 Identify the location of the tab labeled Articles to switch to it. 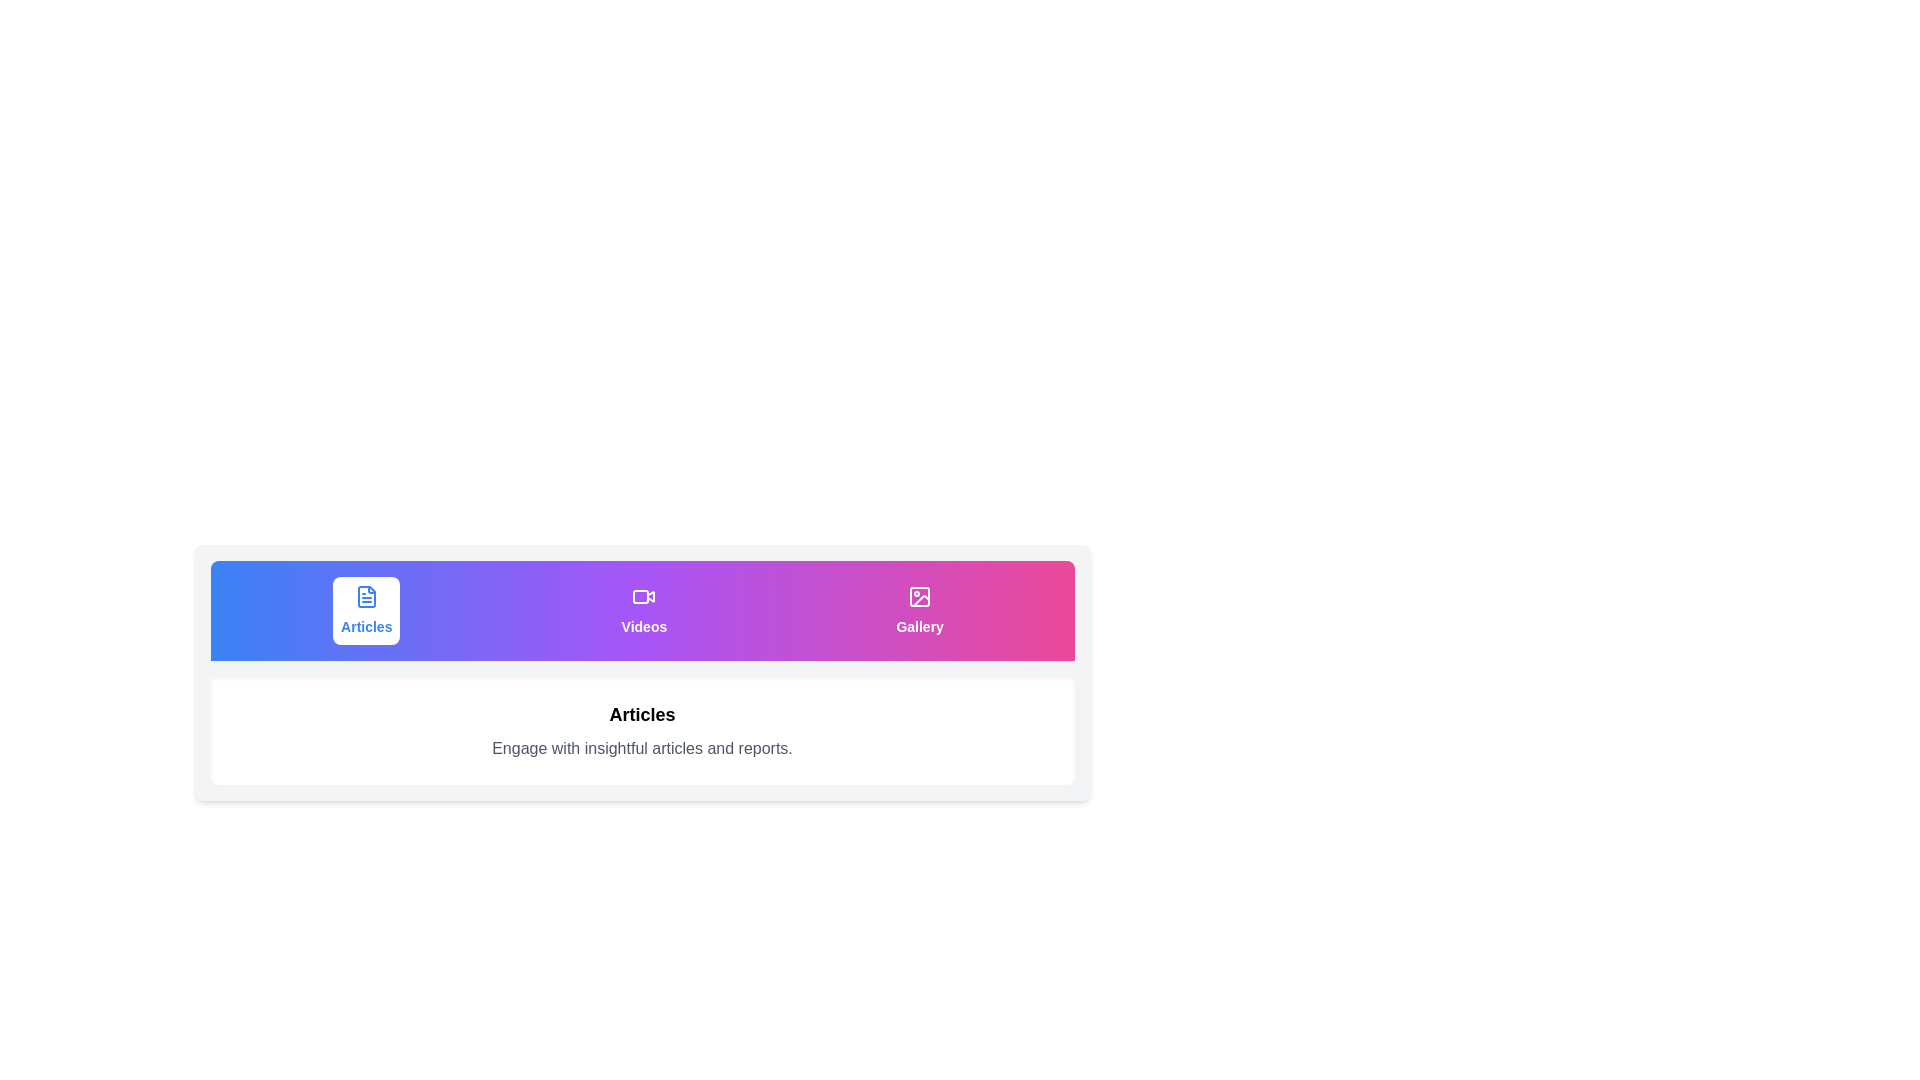
(366, 609).